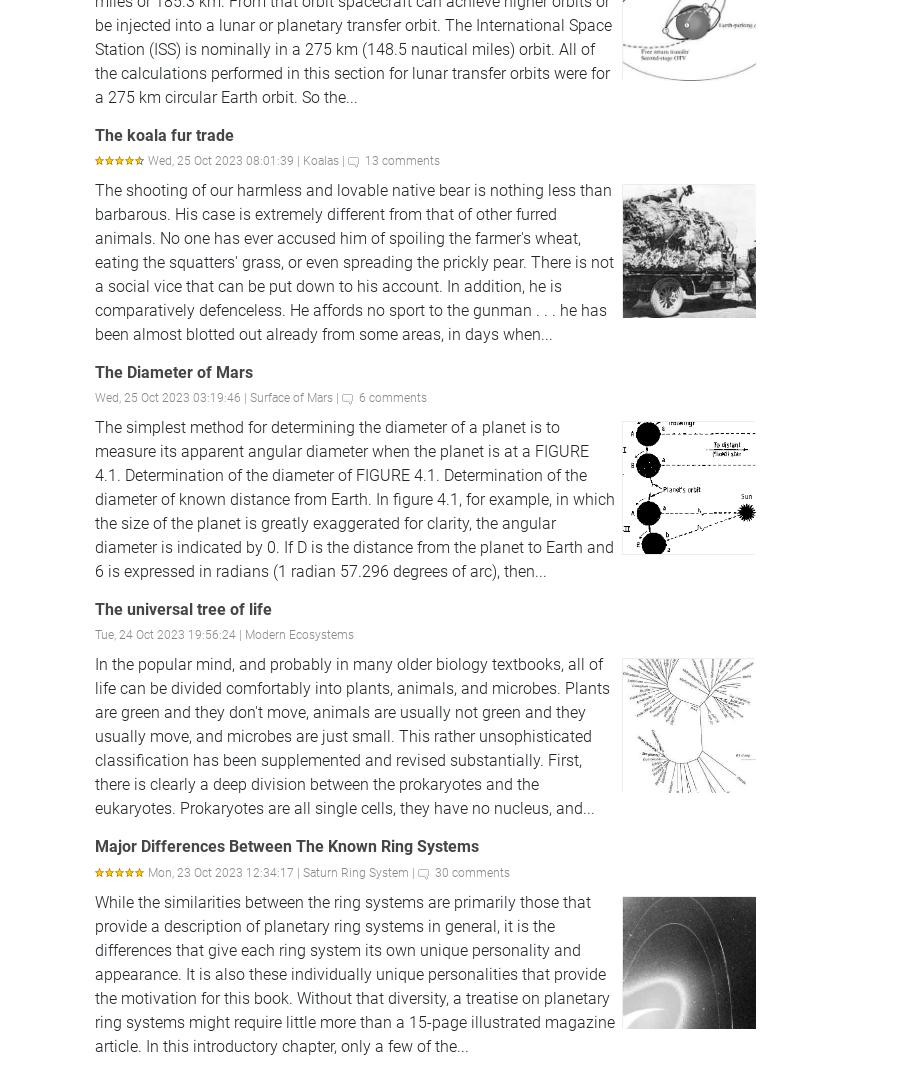 The image size is (904, 1072). What do you see at coordinates (225, 160) in the screenshot?
I see `'Wed, 25 Oct 2023 08:01:39                                    |'` at bounding box center [225, 160].